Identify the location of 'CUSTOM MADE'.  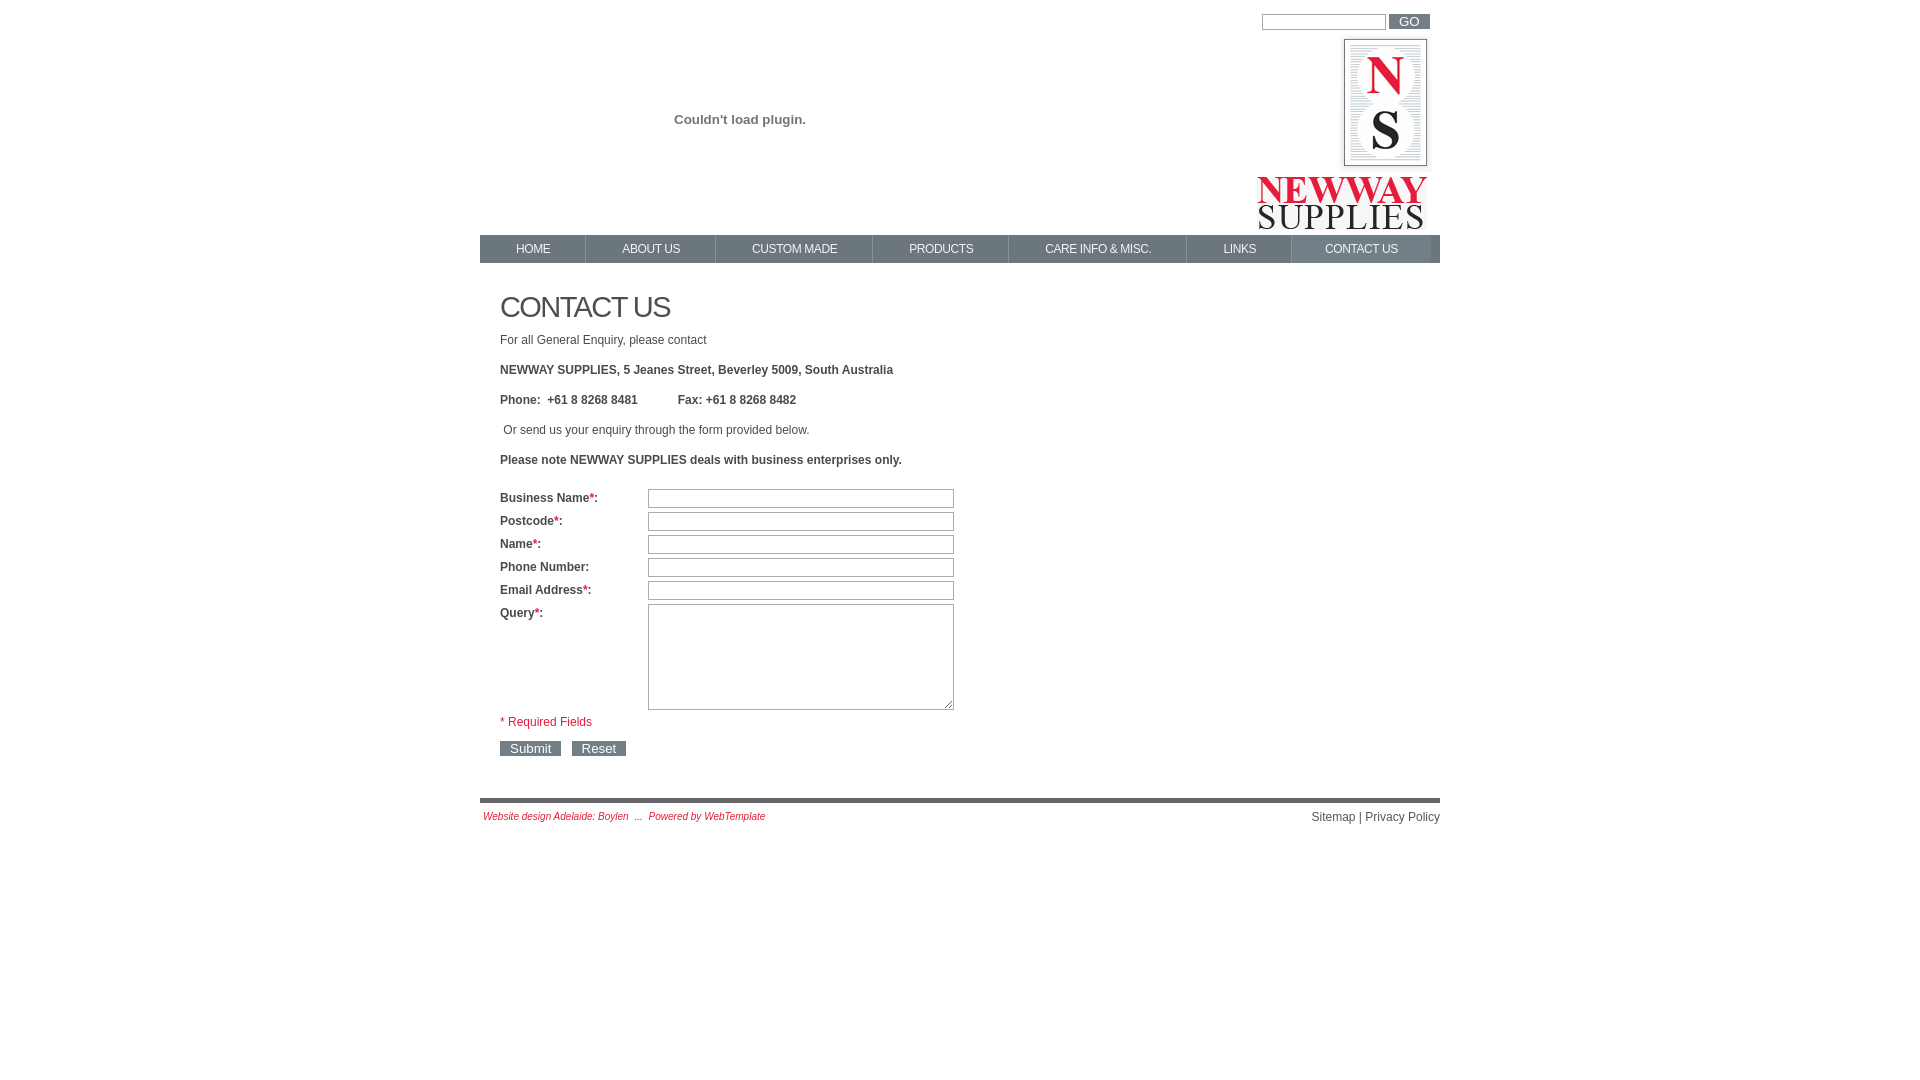
(715, 248).